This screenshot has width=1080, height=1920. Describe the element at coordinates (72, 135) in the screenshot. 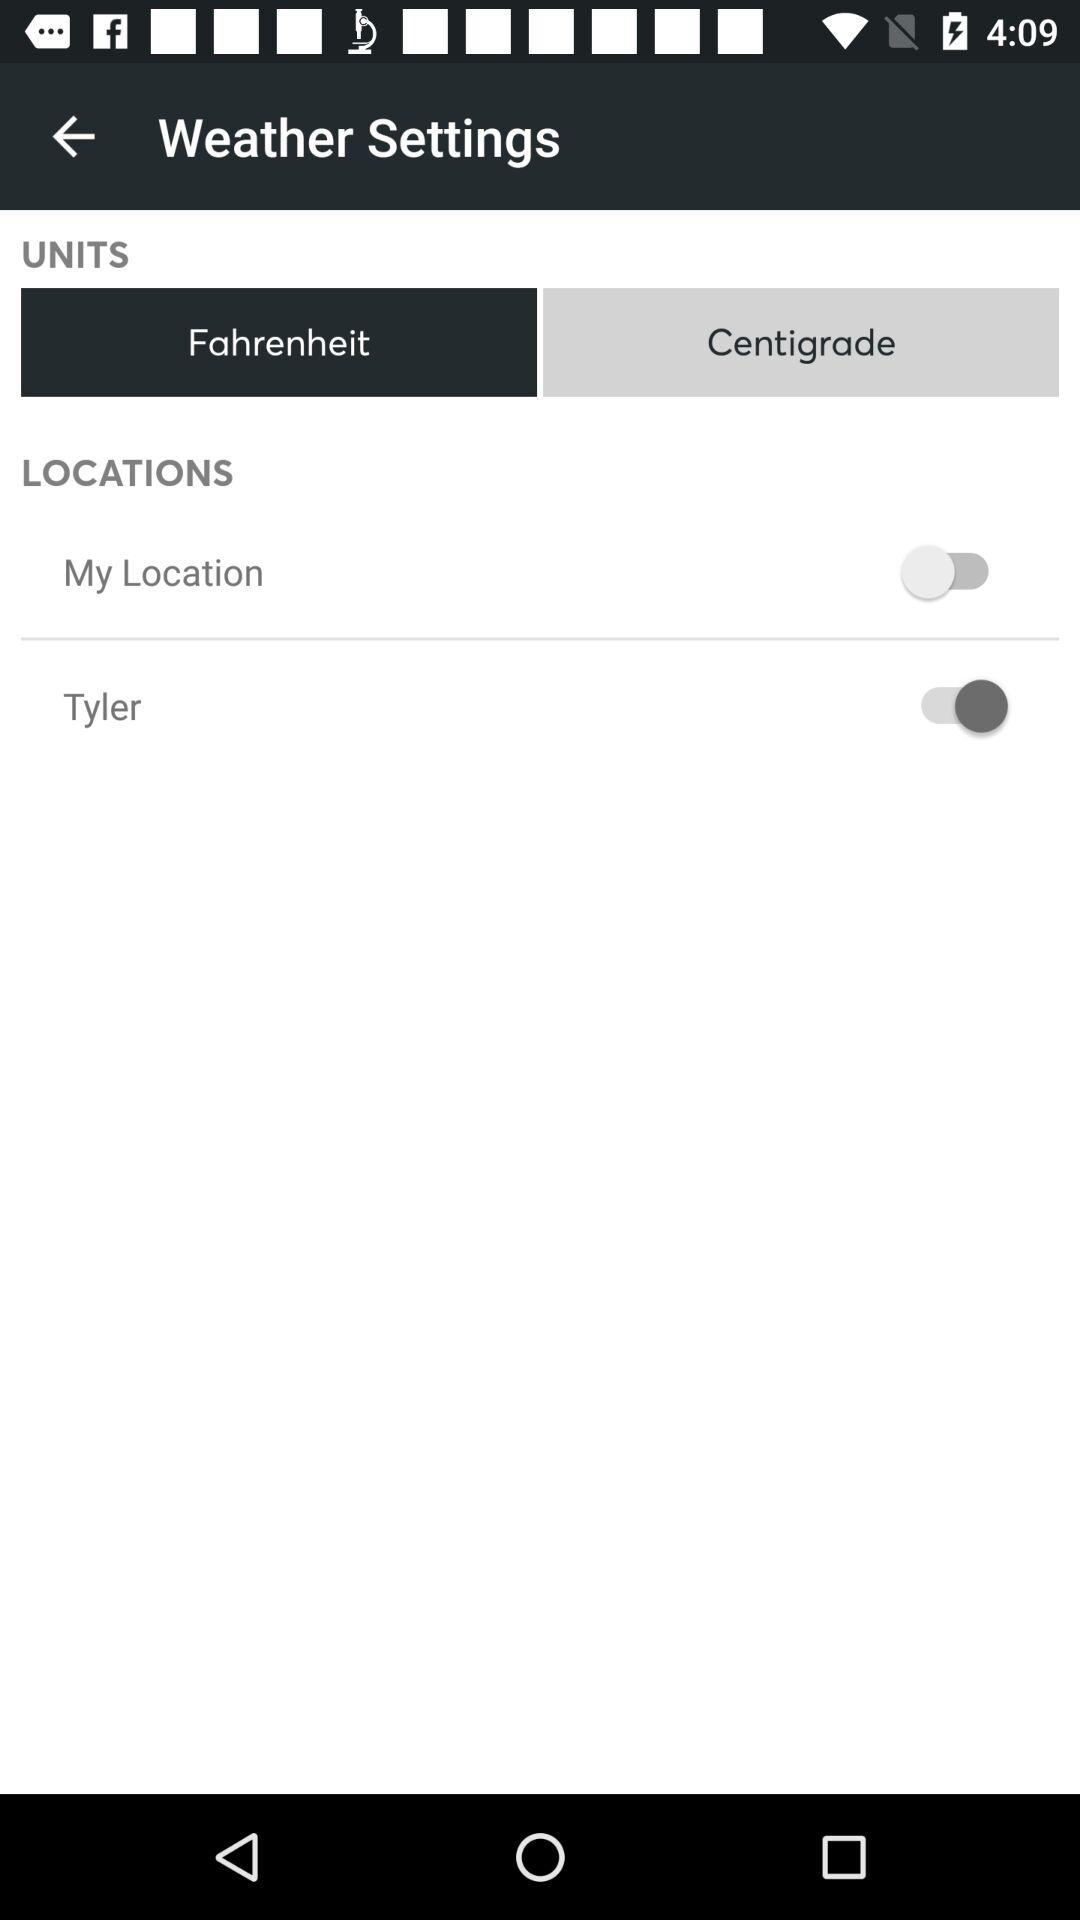

I see `icon above units icon` at that location.